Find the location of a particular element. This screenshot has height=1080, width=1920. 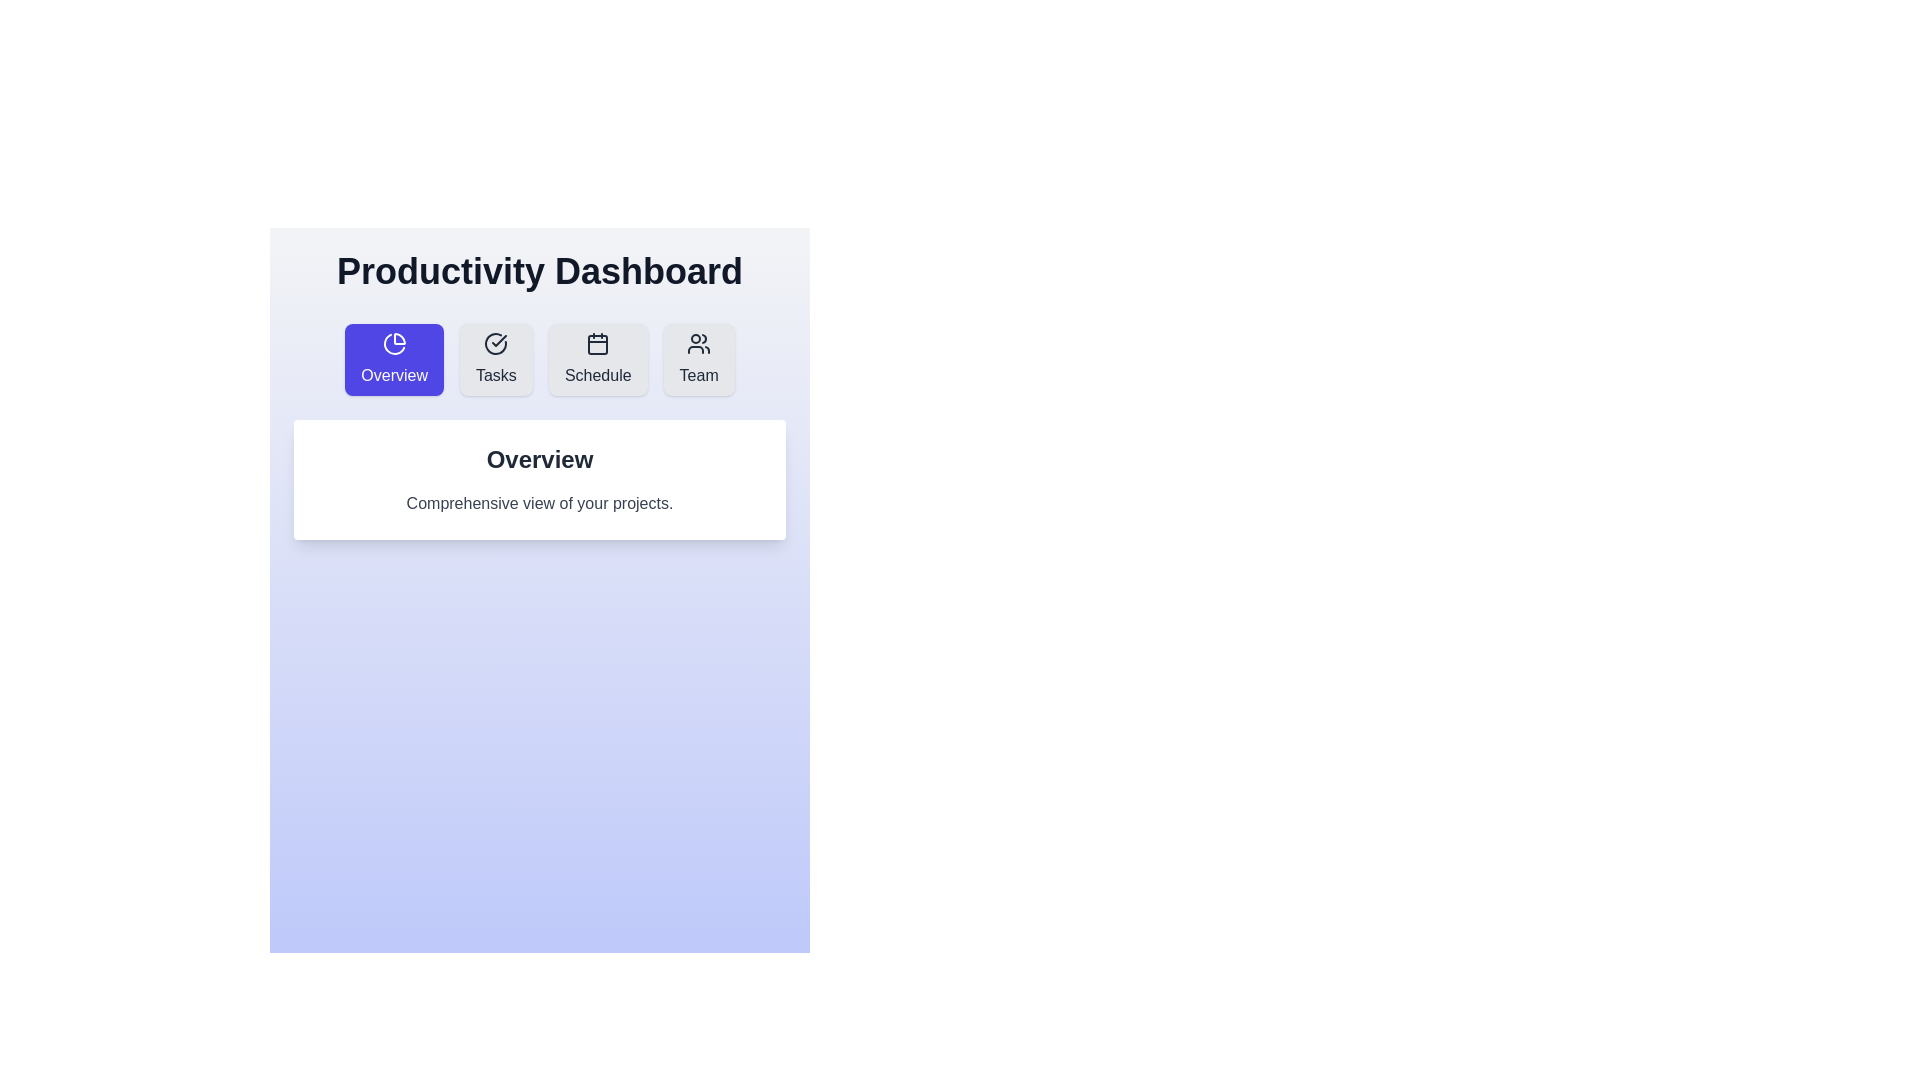

the tab button labeled Tasks to switch to its view is located at coordinates (496, 358).